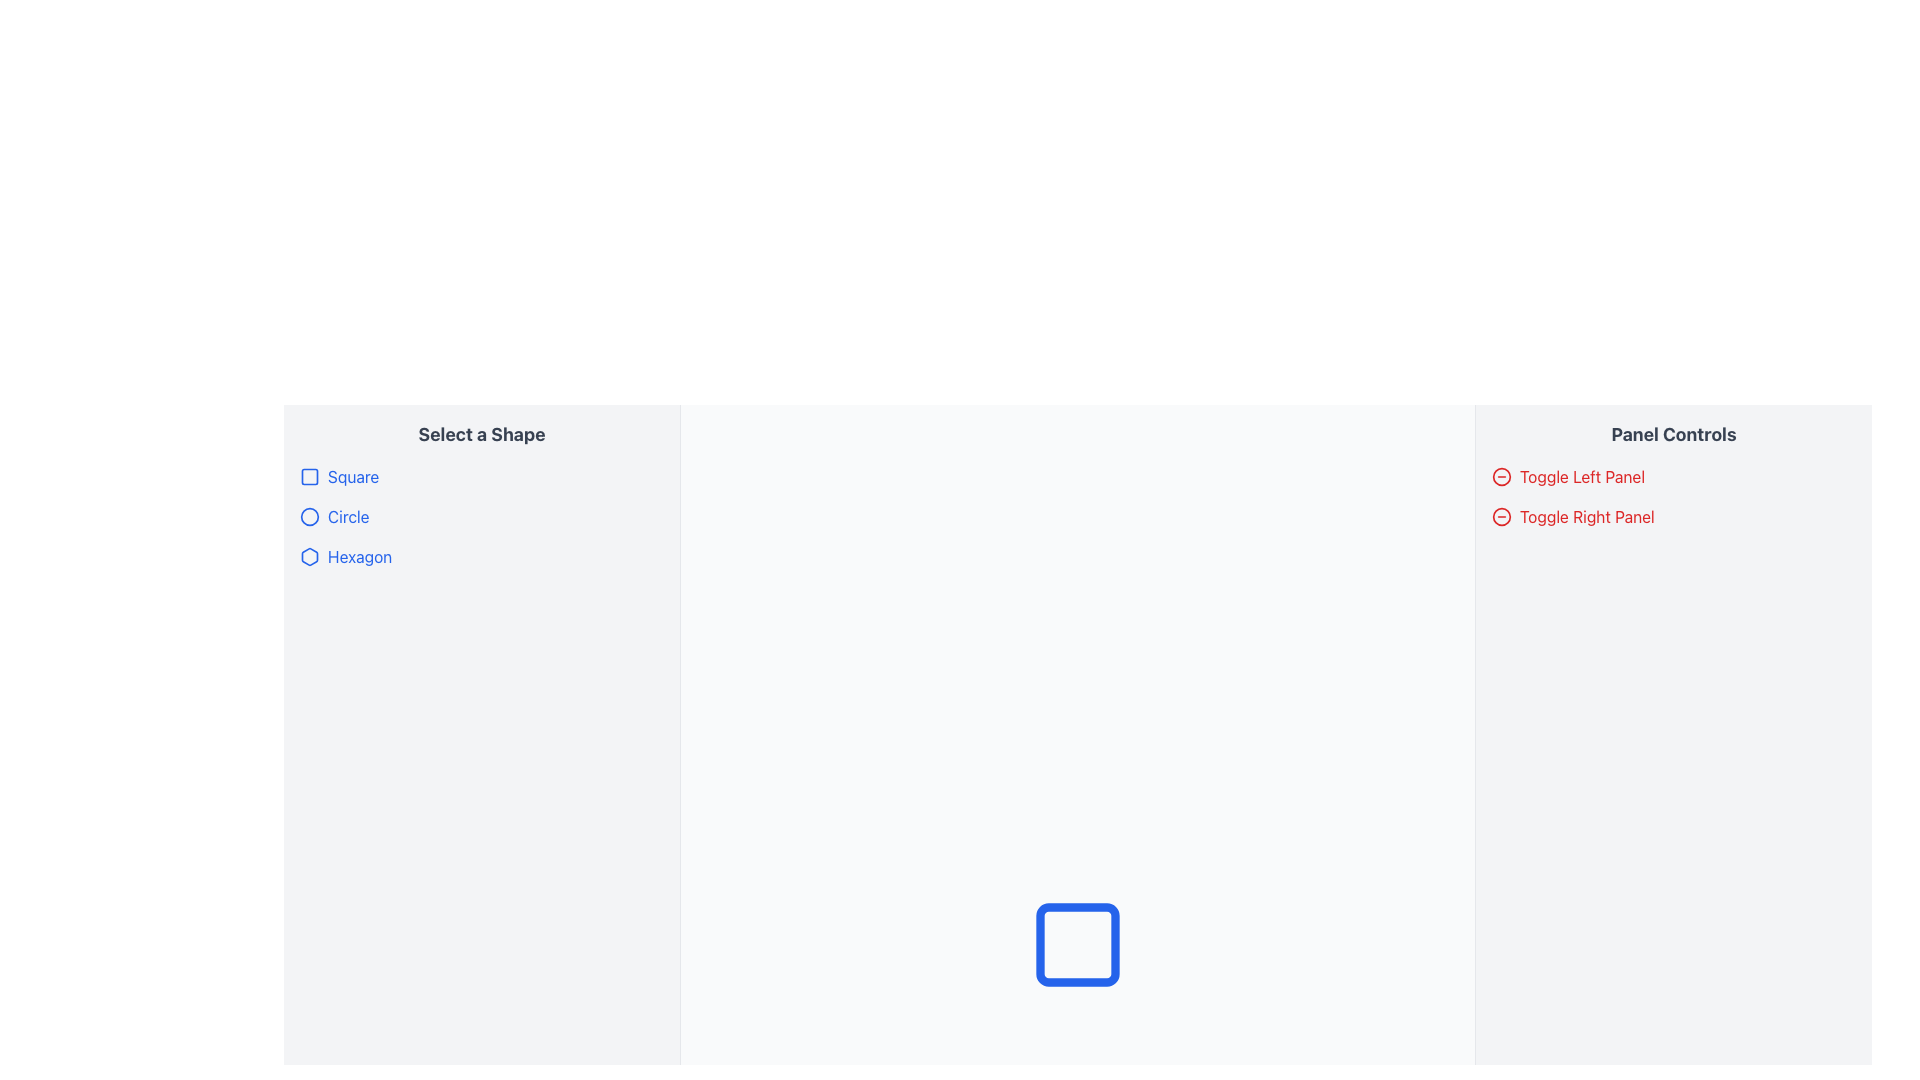  What do you see at coordinates (1502, 515) in the screenshot?
I see `the SVG circle element, which is a small circular graphic located under the 'Toggle Left Panel' text in the 'Panel Controls' section, by using related controls` at bounding box center [1502, 515].